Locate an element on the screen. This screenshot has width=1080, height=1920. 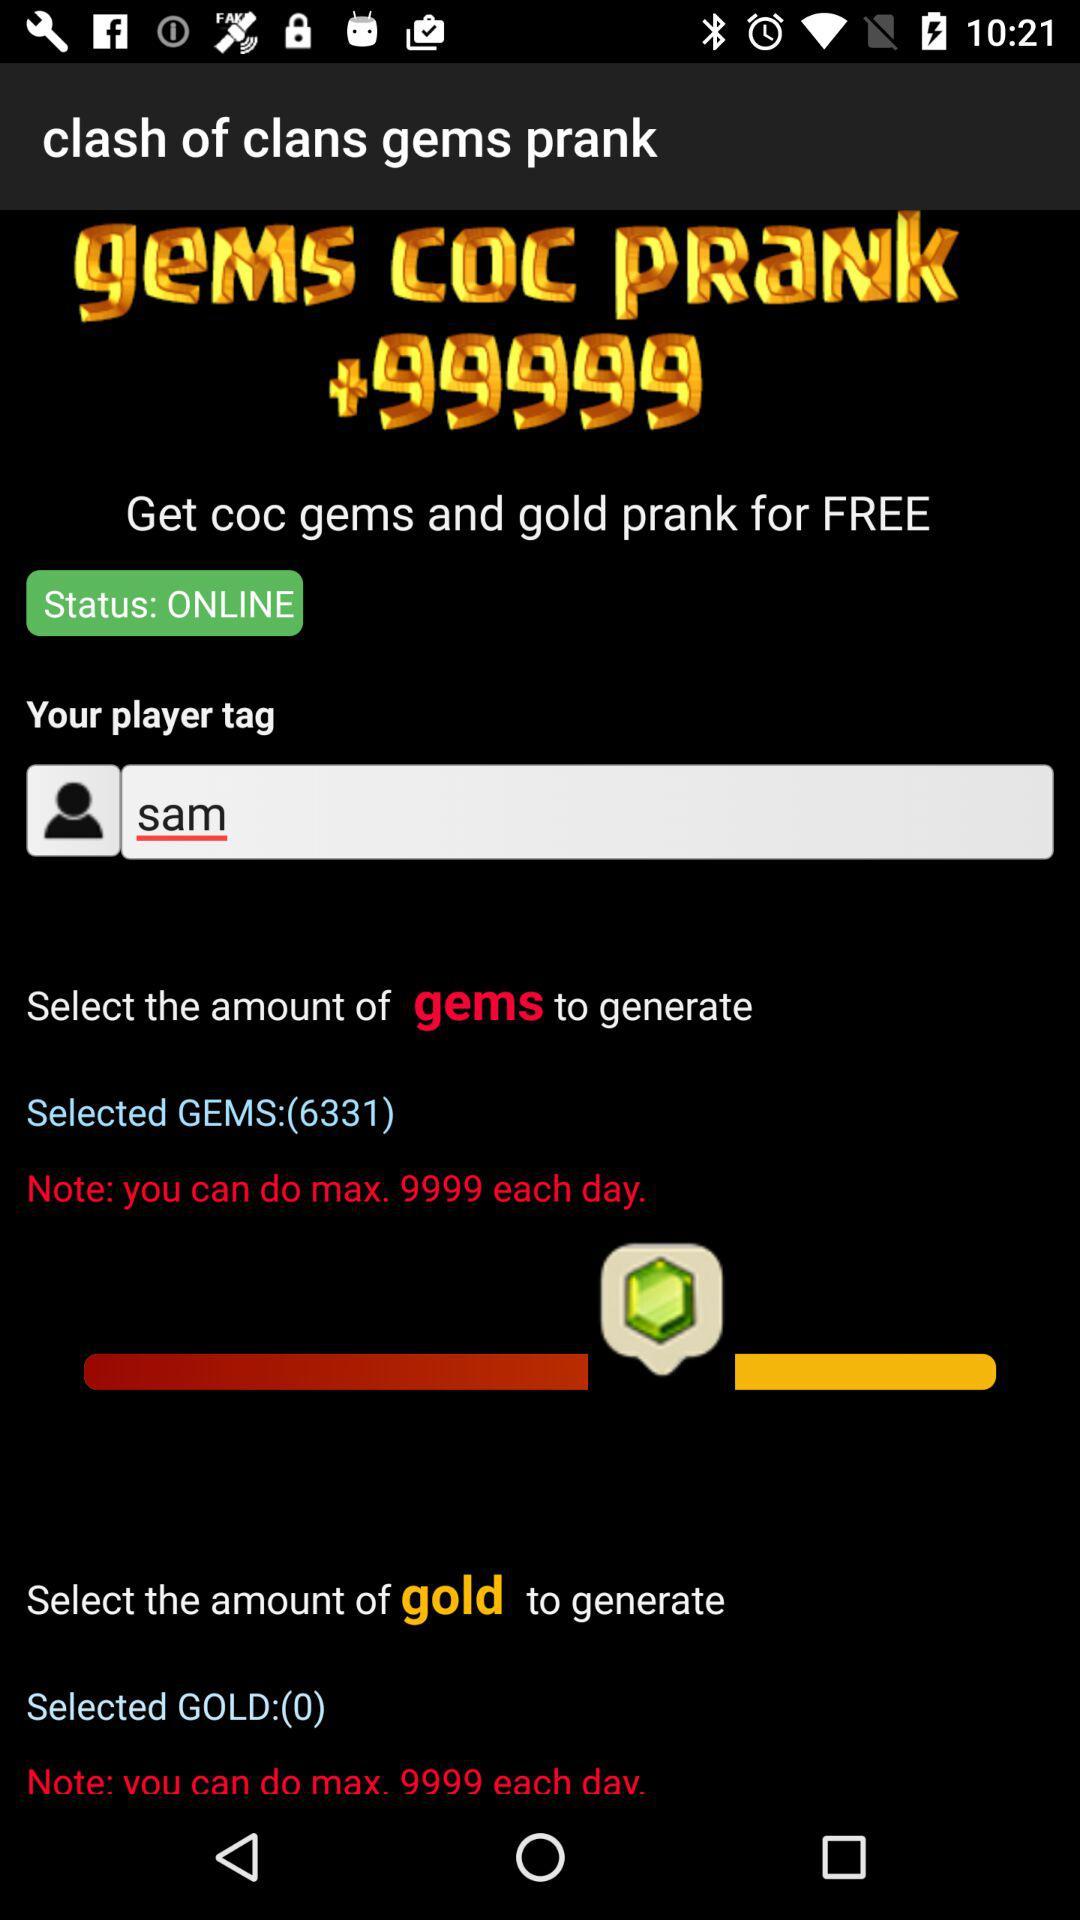
sam is located at coordinates (586, 811).